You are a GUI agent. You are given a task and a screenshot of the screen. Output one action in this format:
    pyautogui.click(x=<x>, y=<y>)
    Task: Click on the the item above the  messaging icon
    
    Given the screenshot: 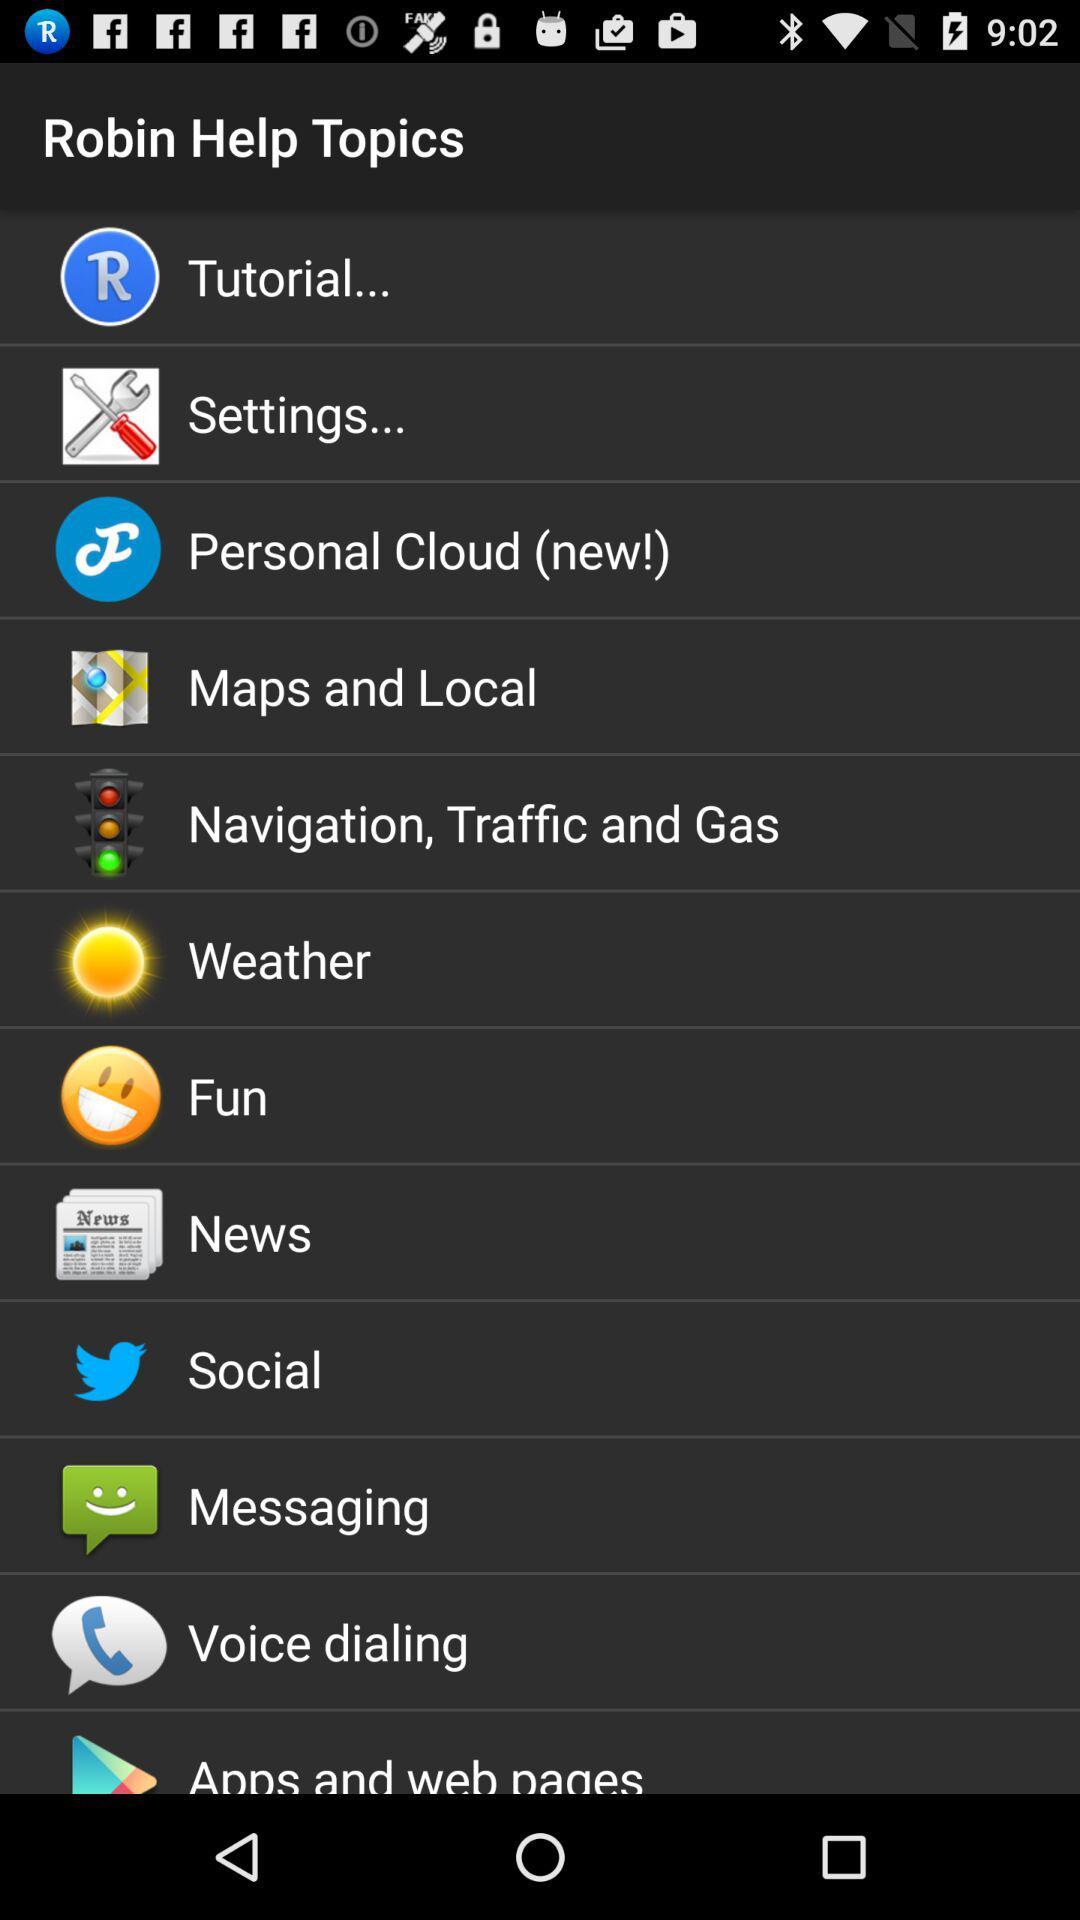 What is the action you would take?
    pyautogui.click(x=540, y=1367)
    